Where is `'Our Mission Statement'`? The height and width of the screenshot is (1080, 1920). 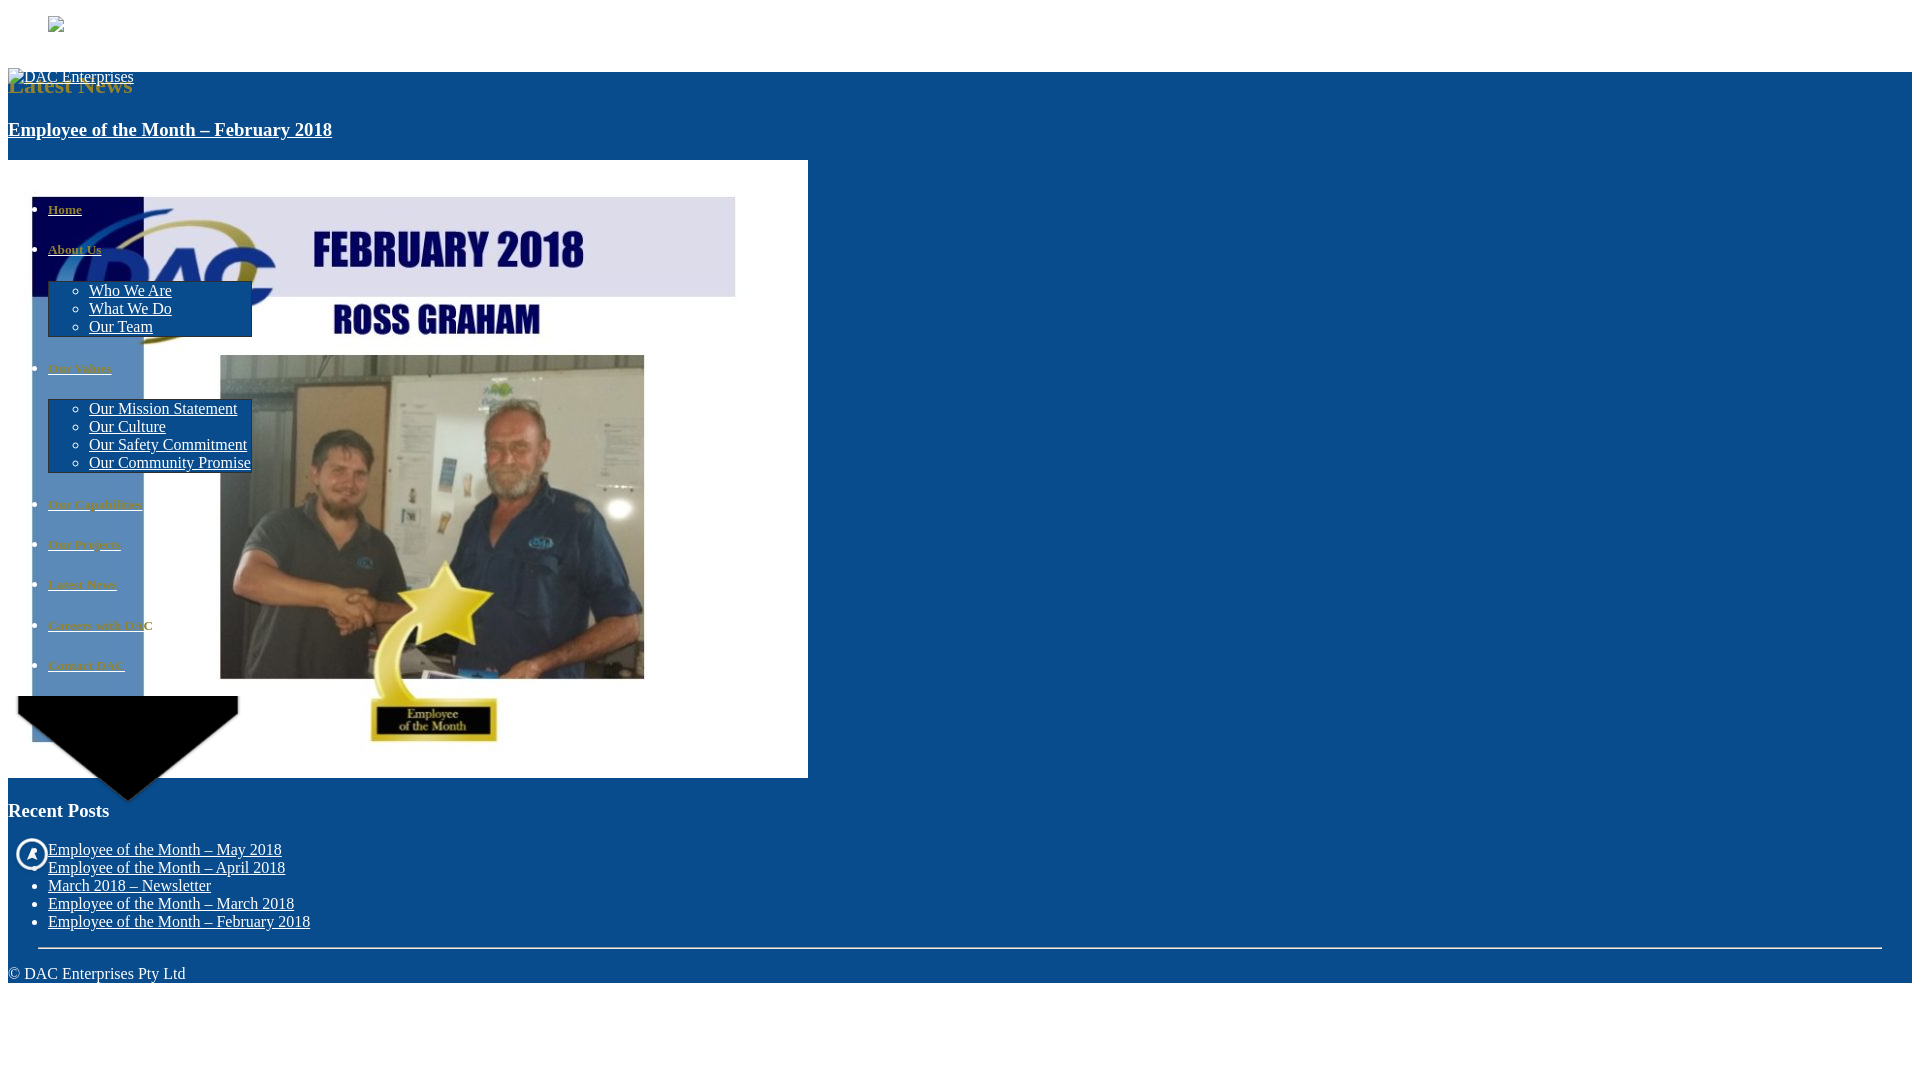
'Our Mission Statement' is located at coordinates (163, 407).